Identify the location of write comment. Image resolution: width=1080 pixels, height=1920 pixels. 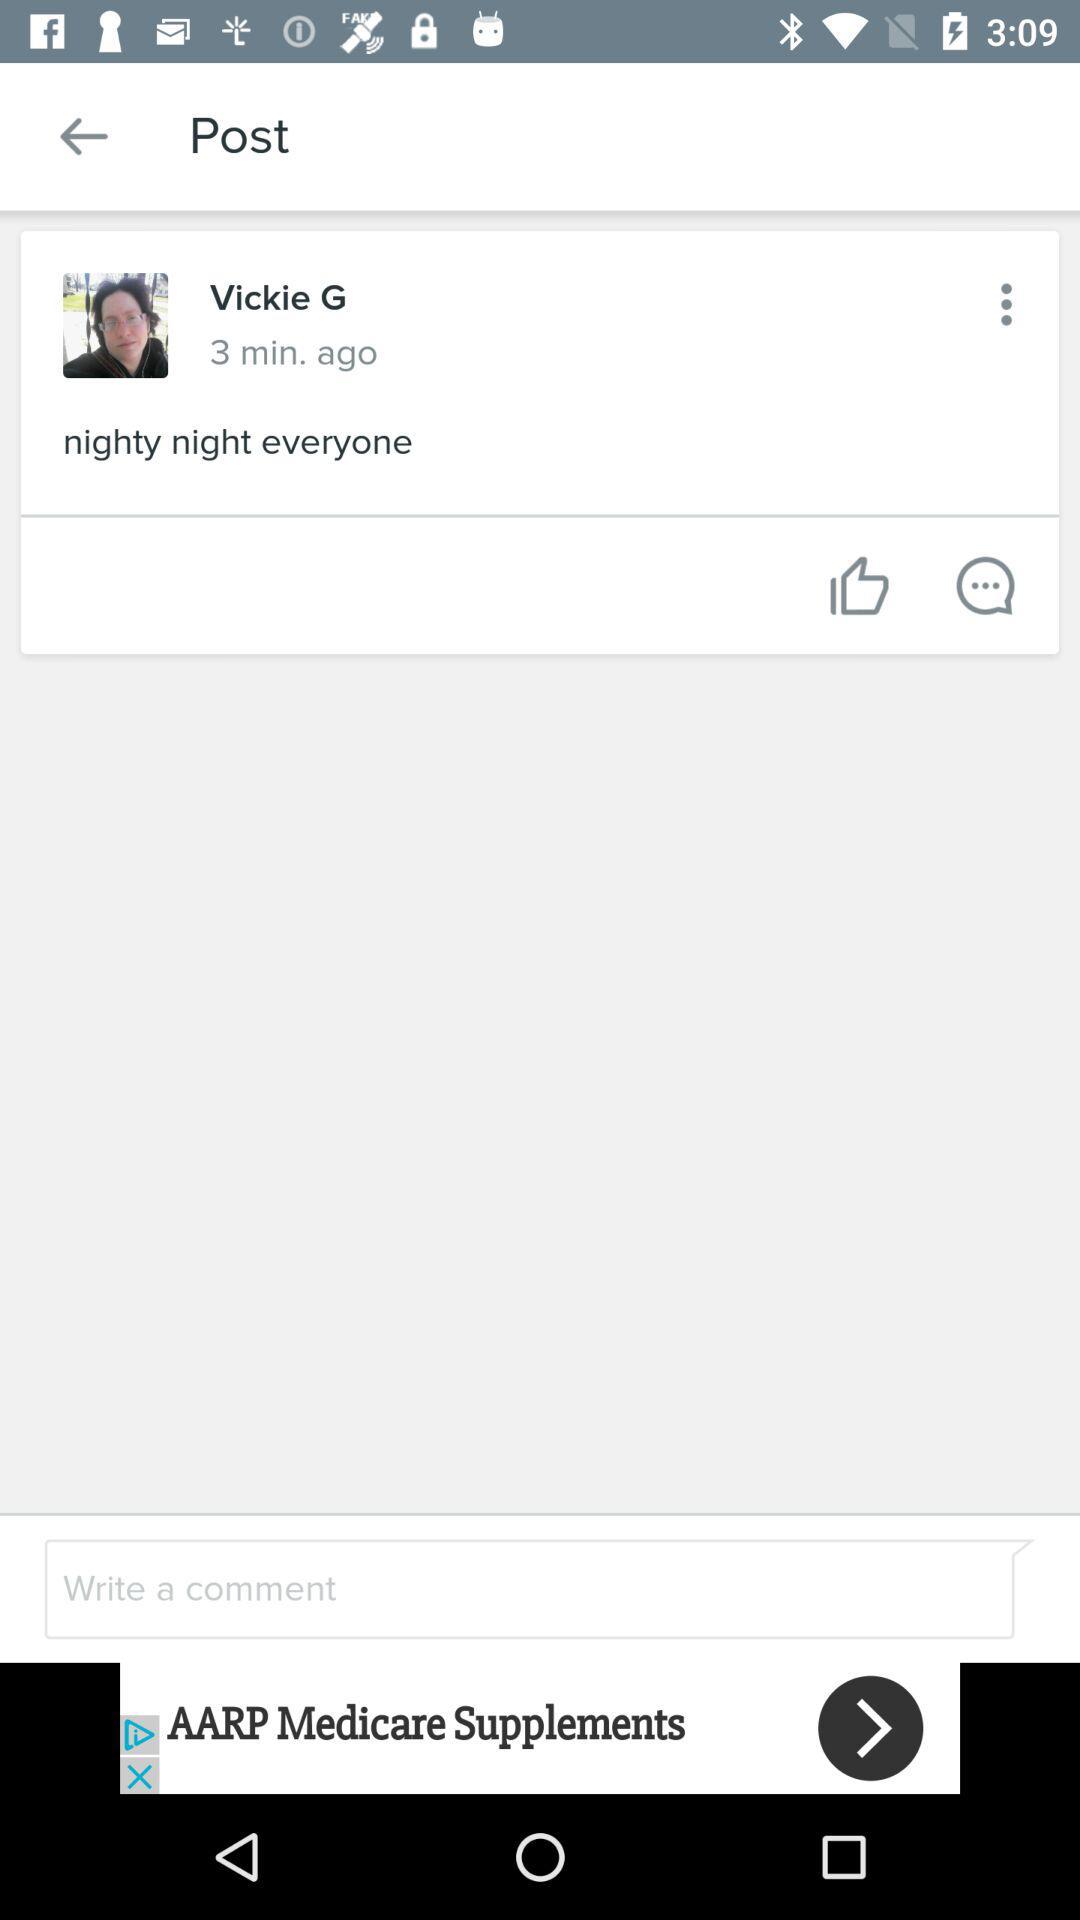
(487, 1587).